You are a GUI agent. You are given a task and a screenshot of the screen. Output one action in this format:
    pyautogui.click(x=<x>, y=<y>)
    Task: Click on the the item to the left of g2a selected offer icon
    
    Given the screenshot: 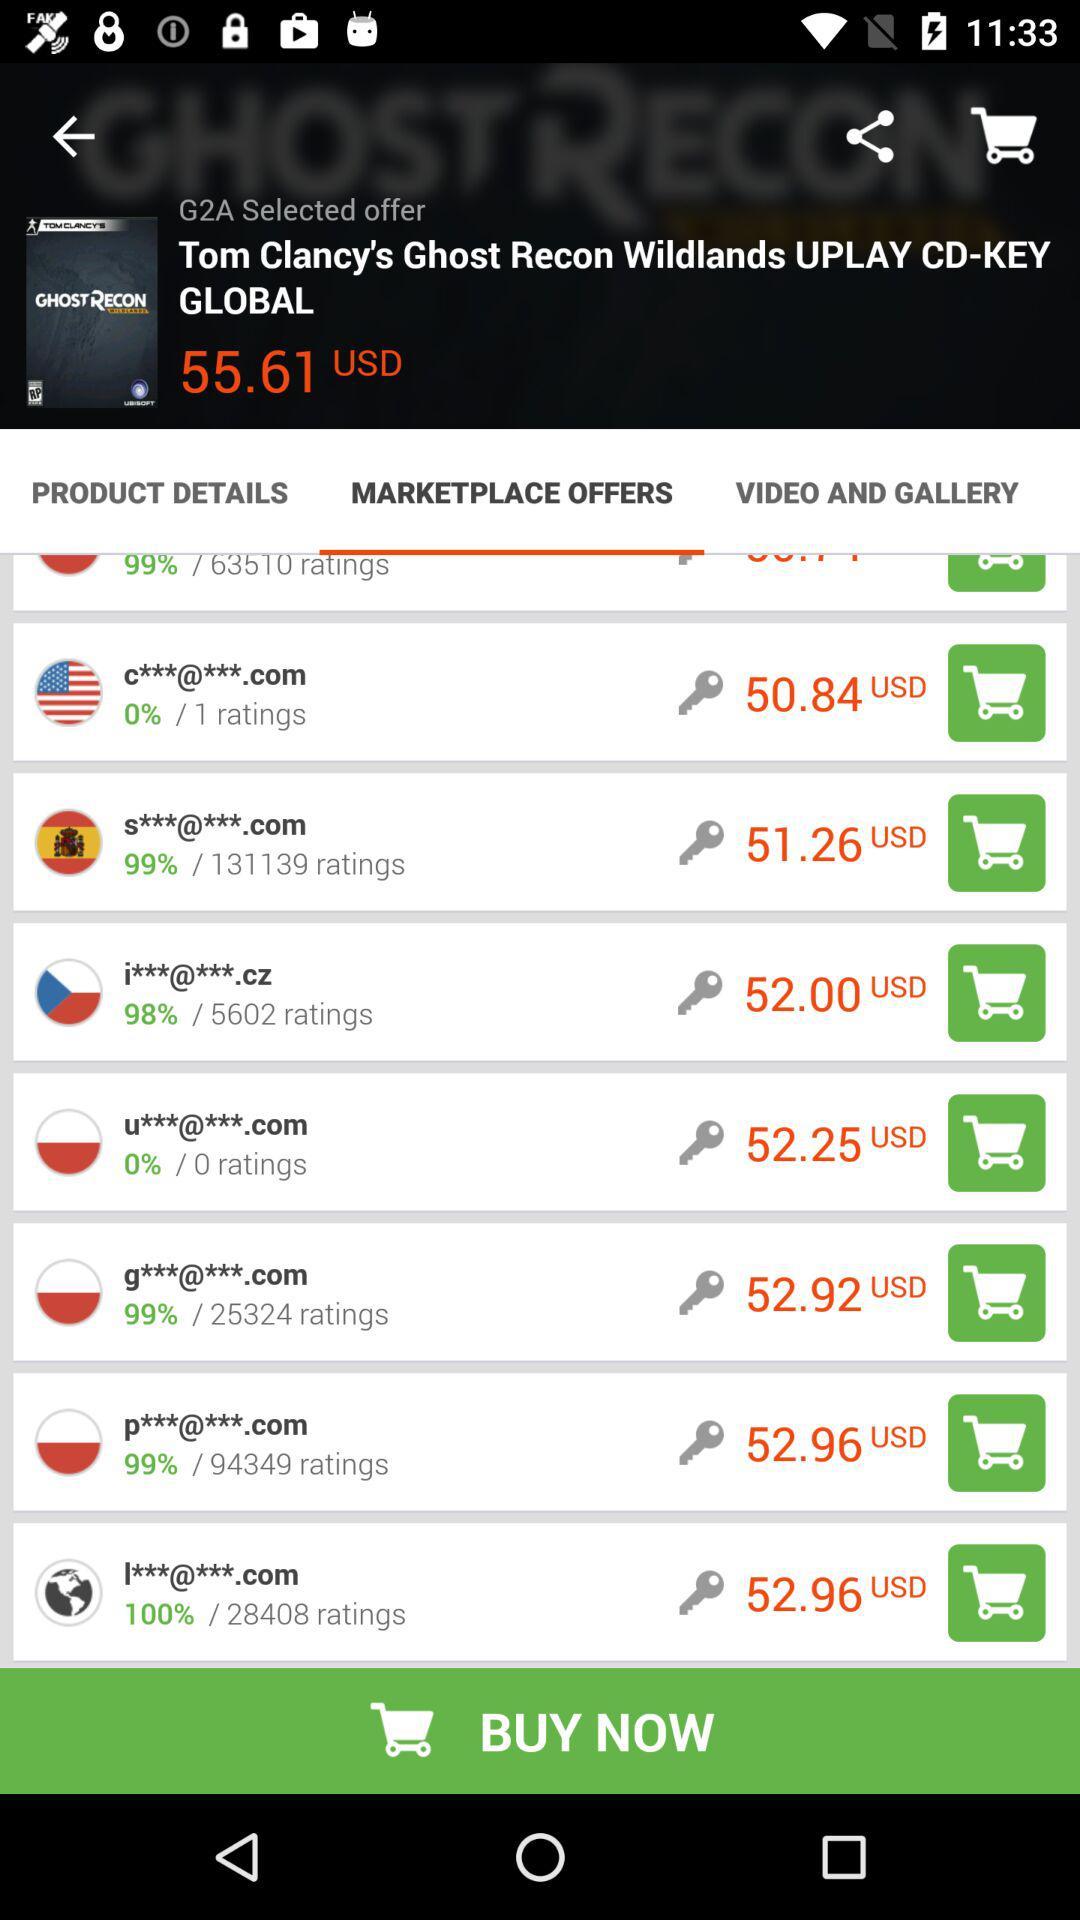 What is the action you would take?
    pyautogui.click(x=72, y=135)
    